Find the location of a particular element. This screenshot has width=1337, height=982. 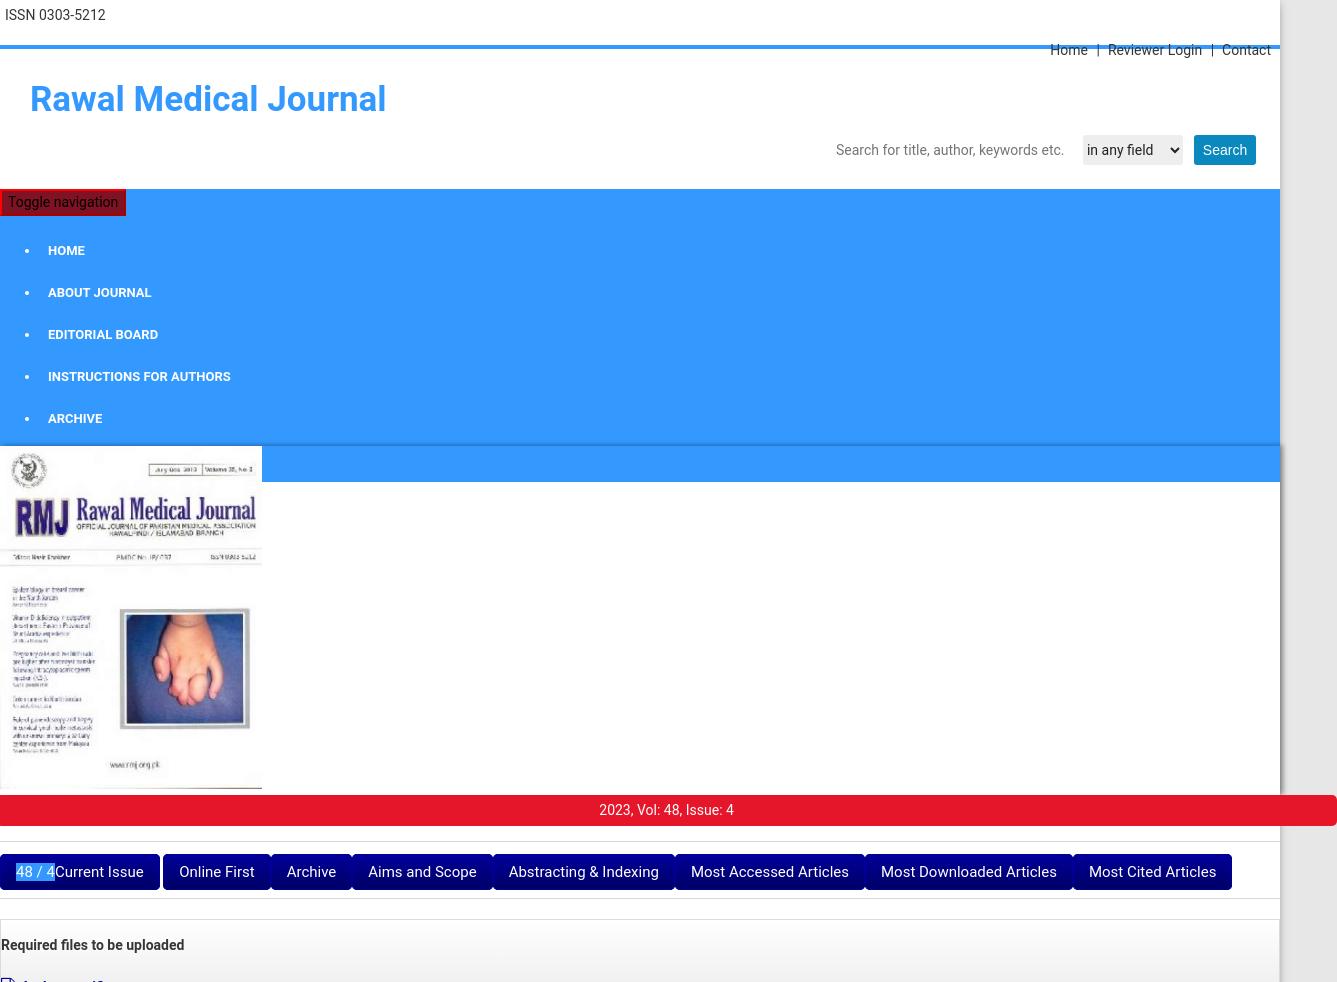

'Archive' is located at coordinates (309, 871).